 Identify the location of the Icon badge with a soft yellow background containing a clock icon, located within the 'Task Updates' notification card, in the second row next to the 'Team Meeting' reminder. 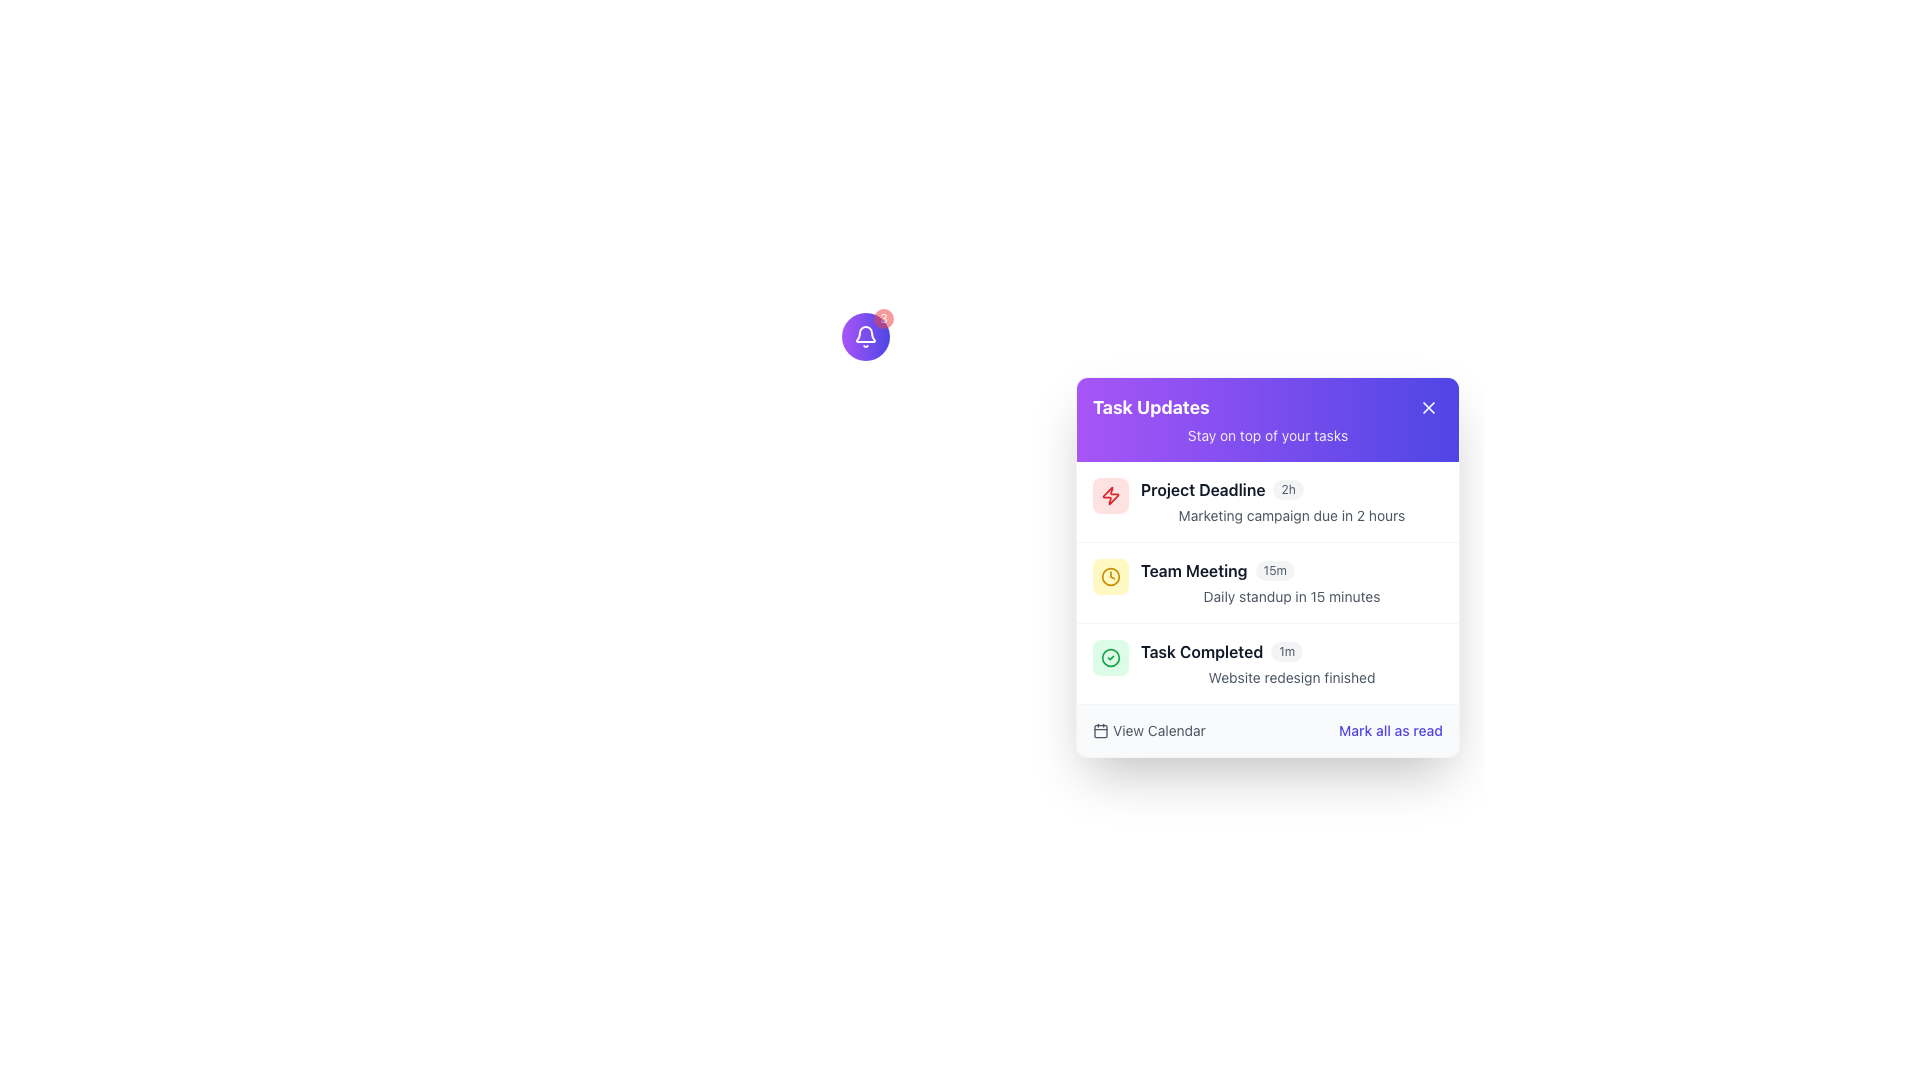
(1109, 577).